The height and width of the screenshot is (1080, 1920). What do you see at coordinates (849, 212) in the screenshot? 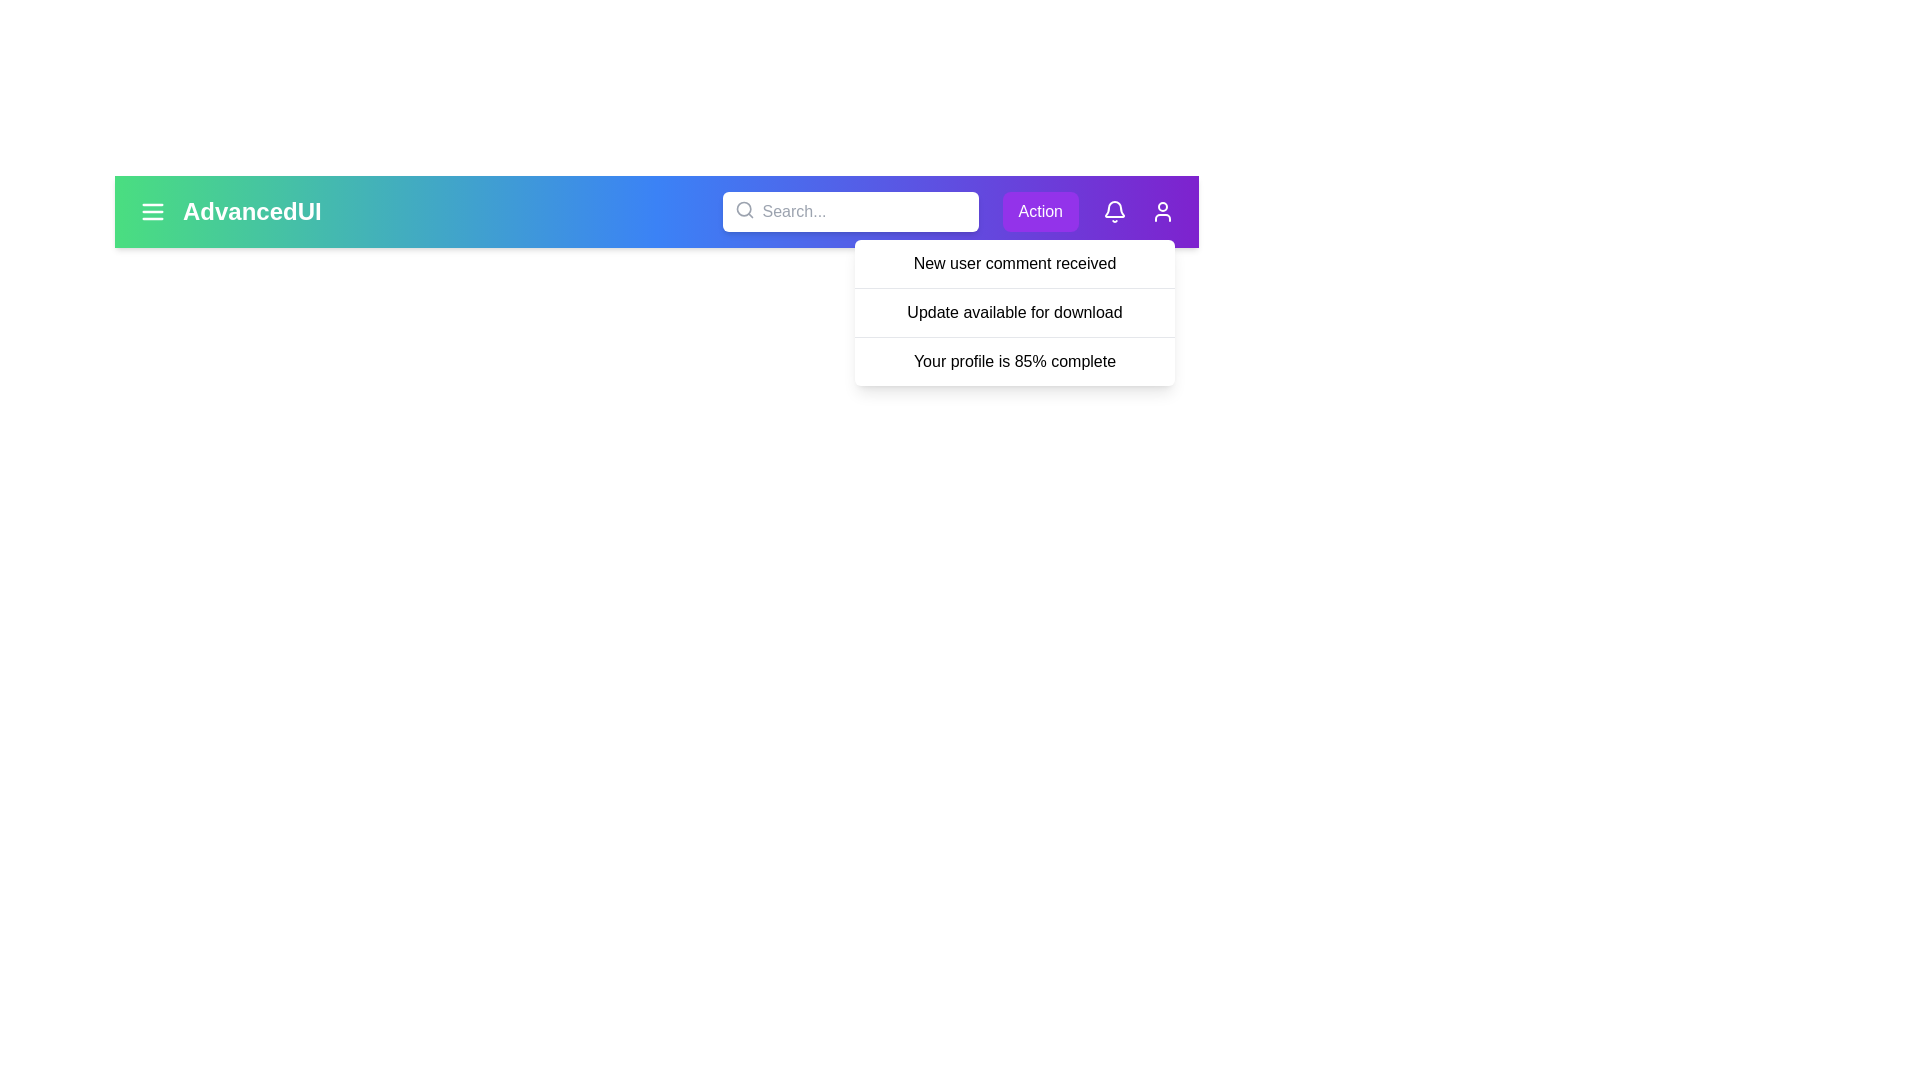
I see `the search input field to focus it` at bounding box center [849, 212].